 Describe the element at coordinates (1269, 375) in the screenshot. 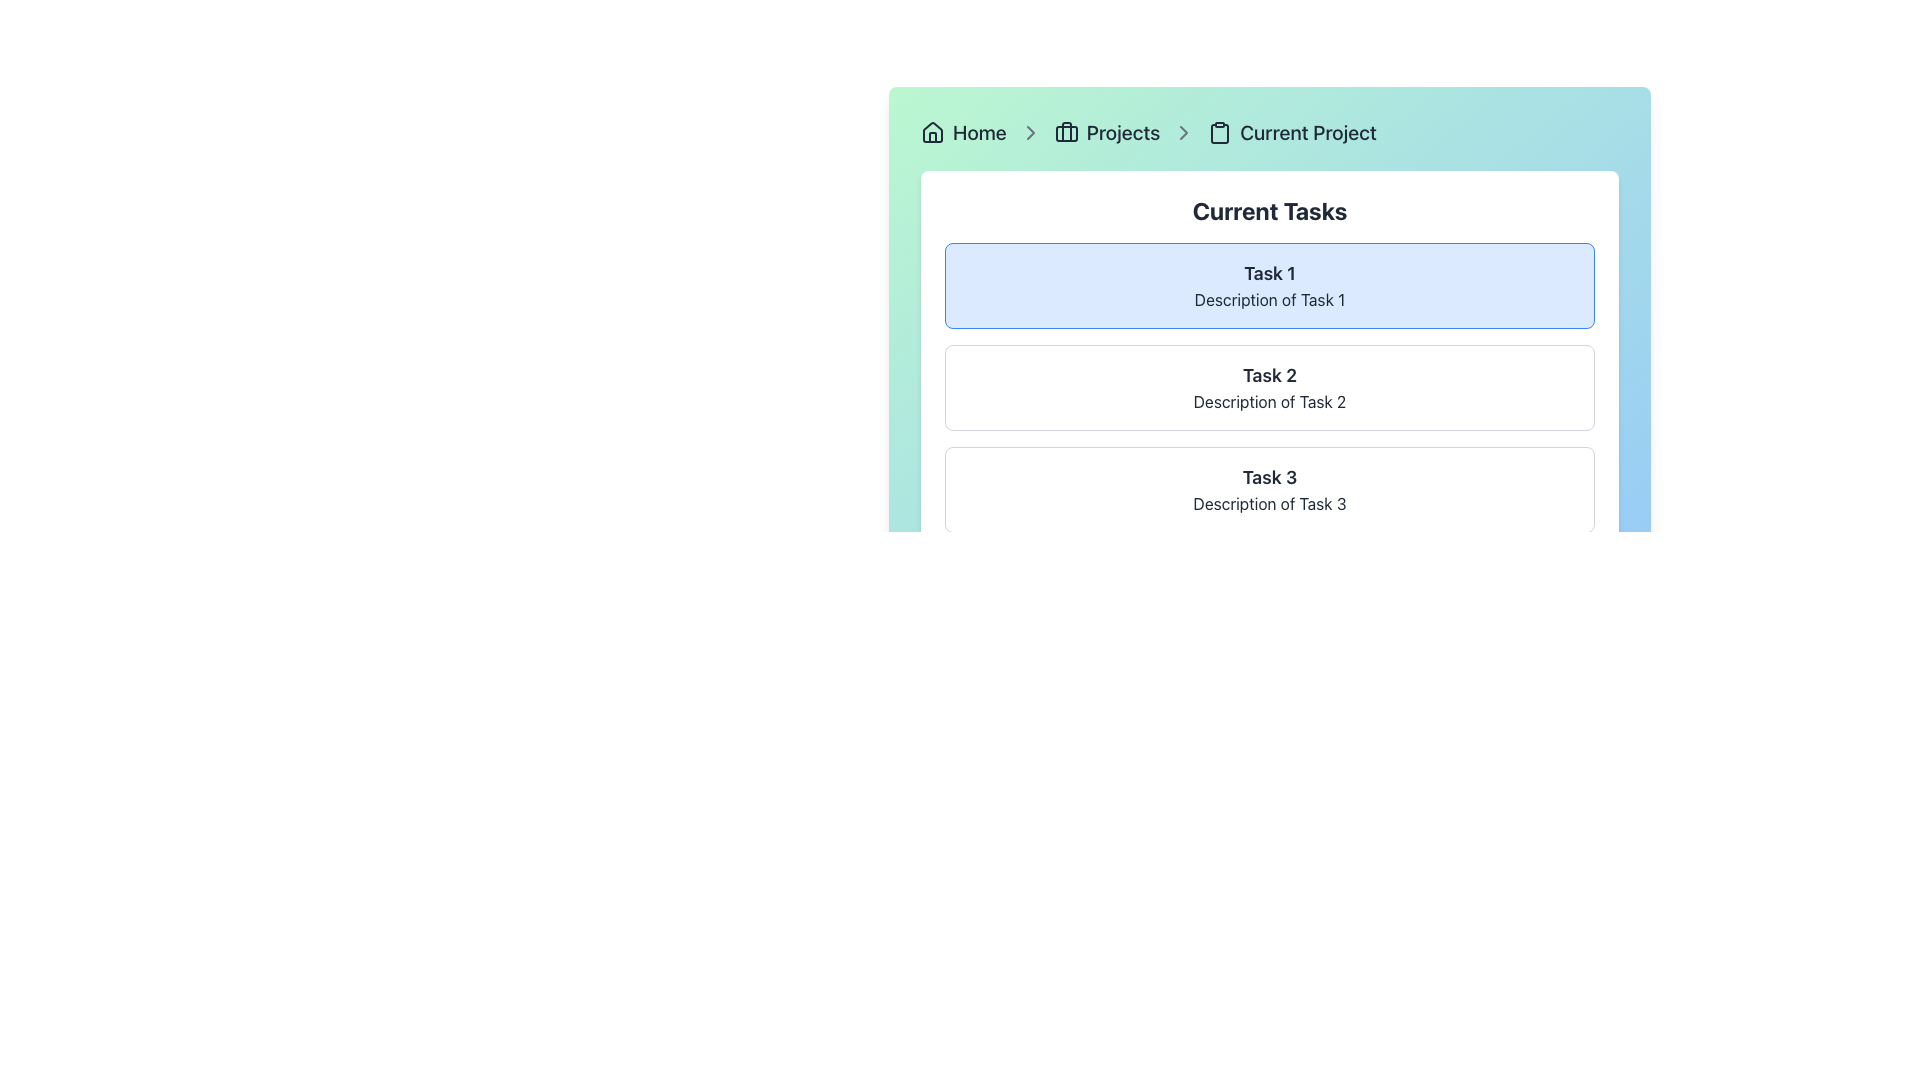

I see `the 'Task 2' text label` at that location.